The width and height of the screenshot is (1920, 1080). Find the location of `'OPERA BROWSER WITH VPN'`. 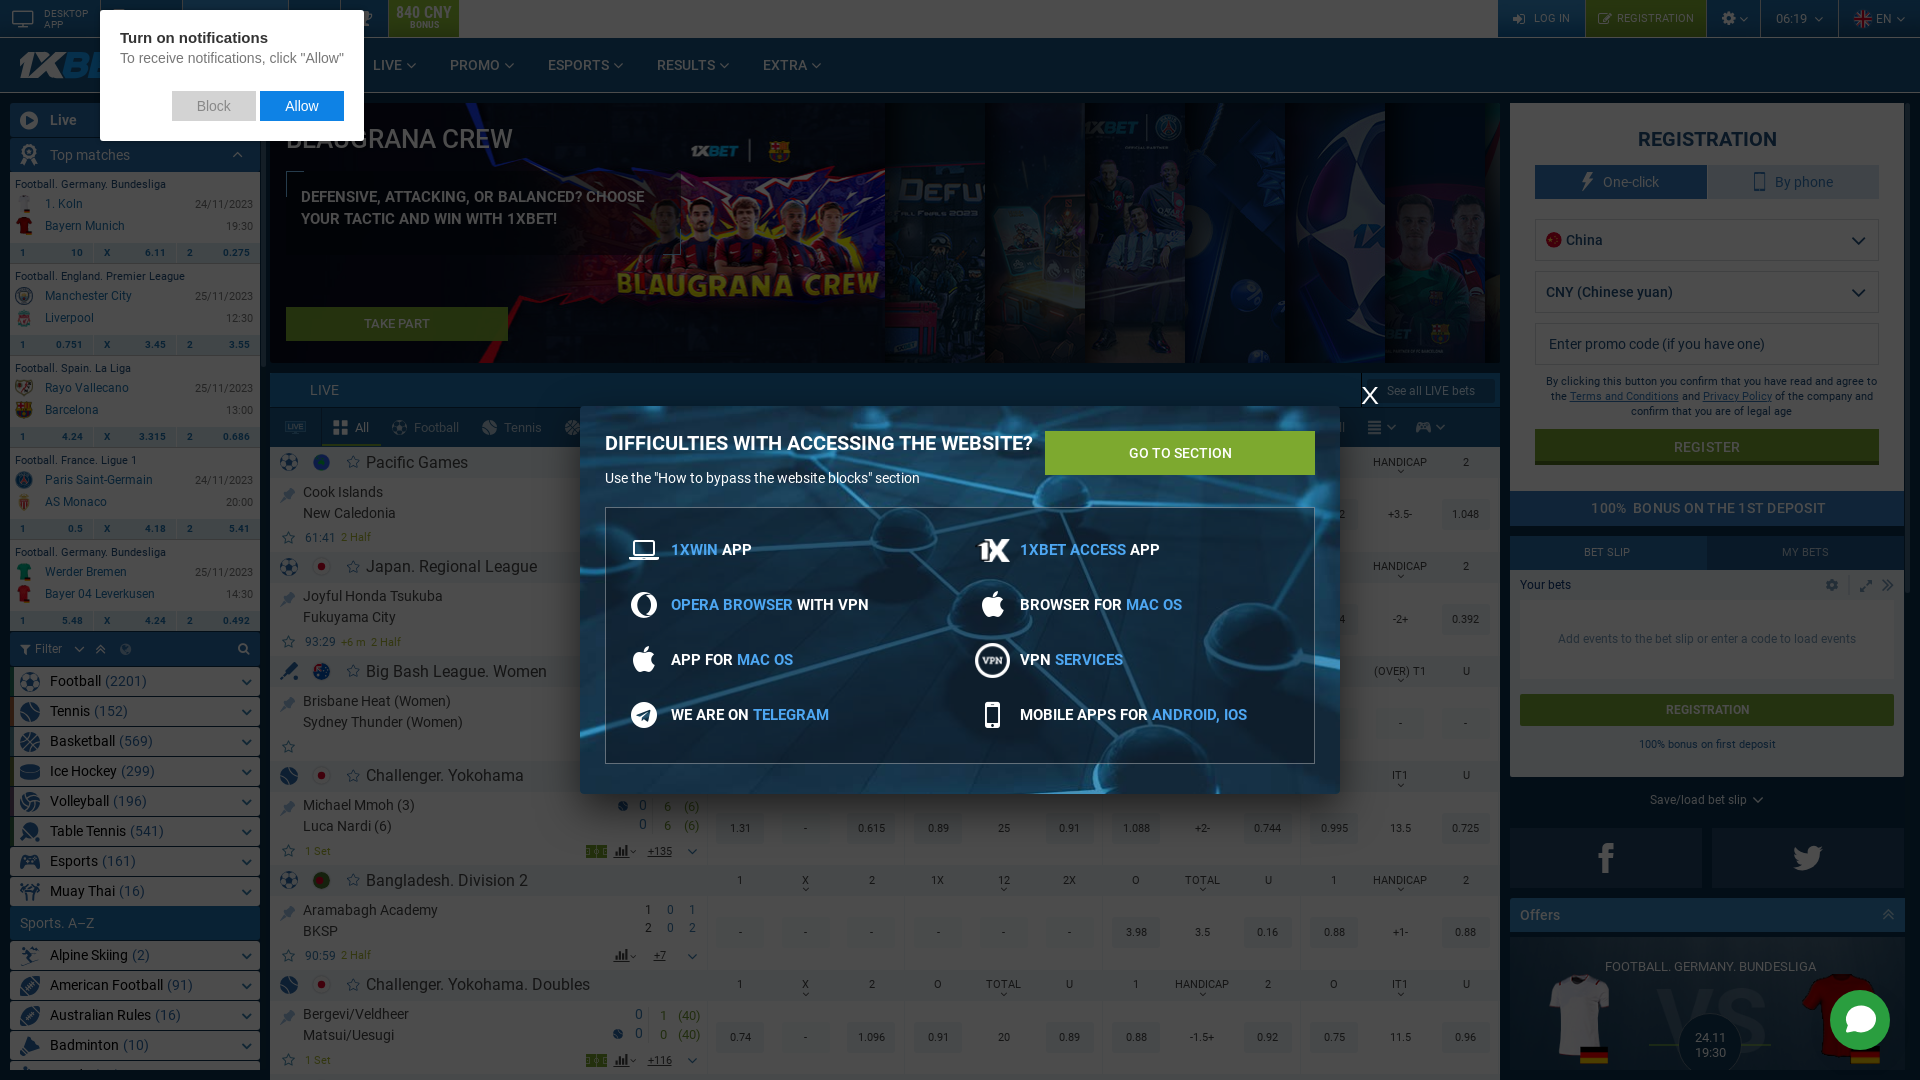

'OPERA BROWSER WITH VPN' is located at coordinates (768, 604).